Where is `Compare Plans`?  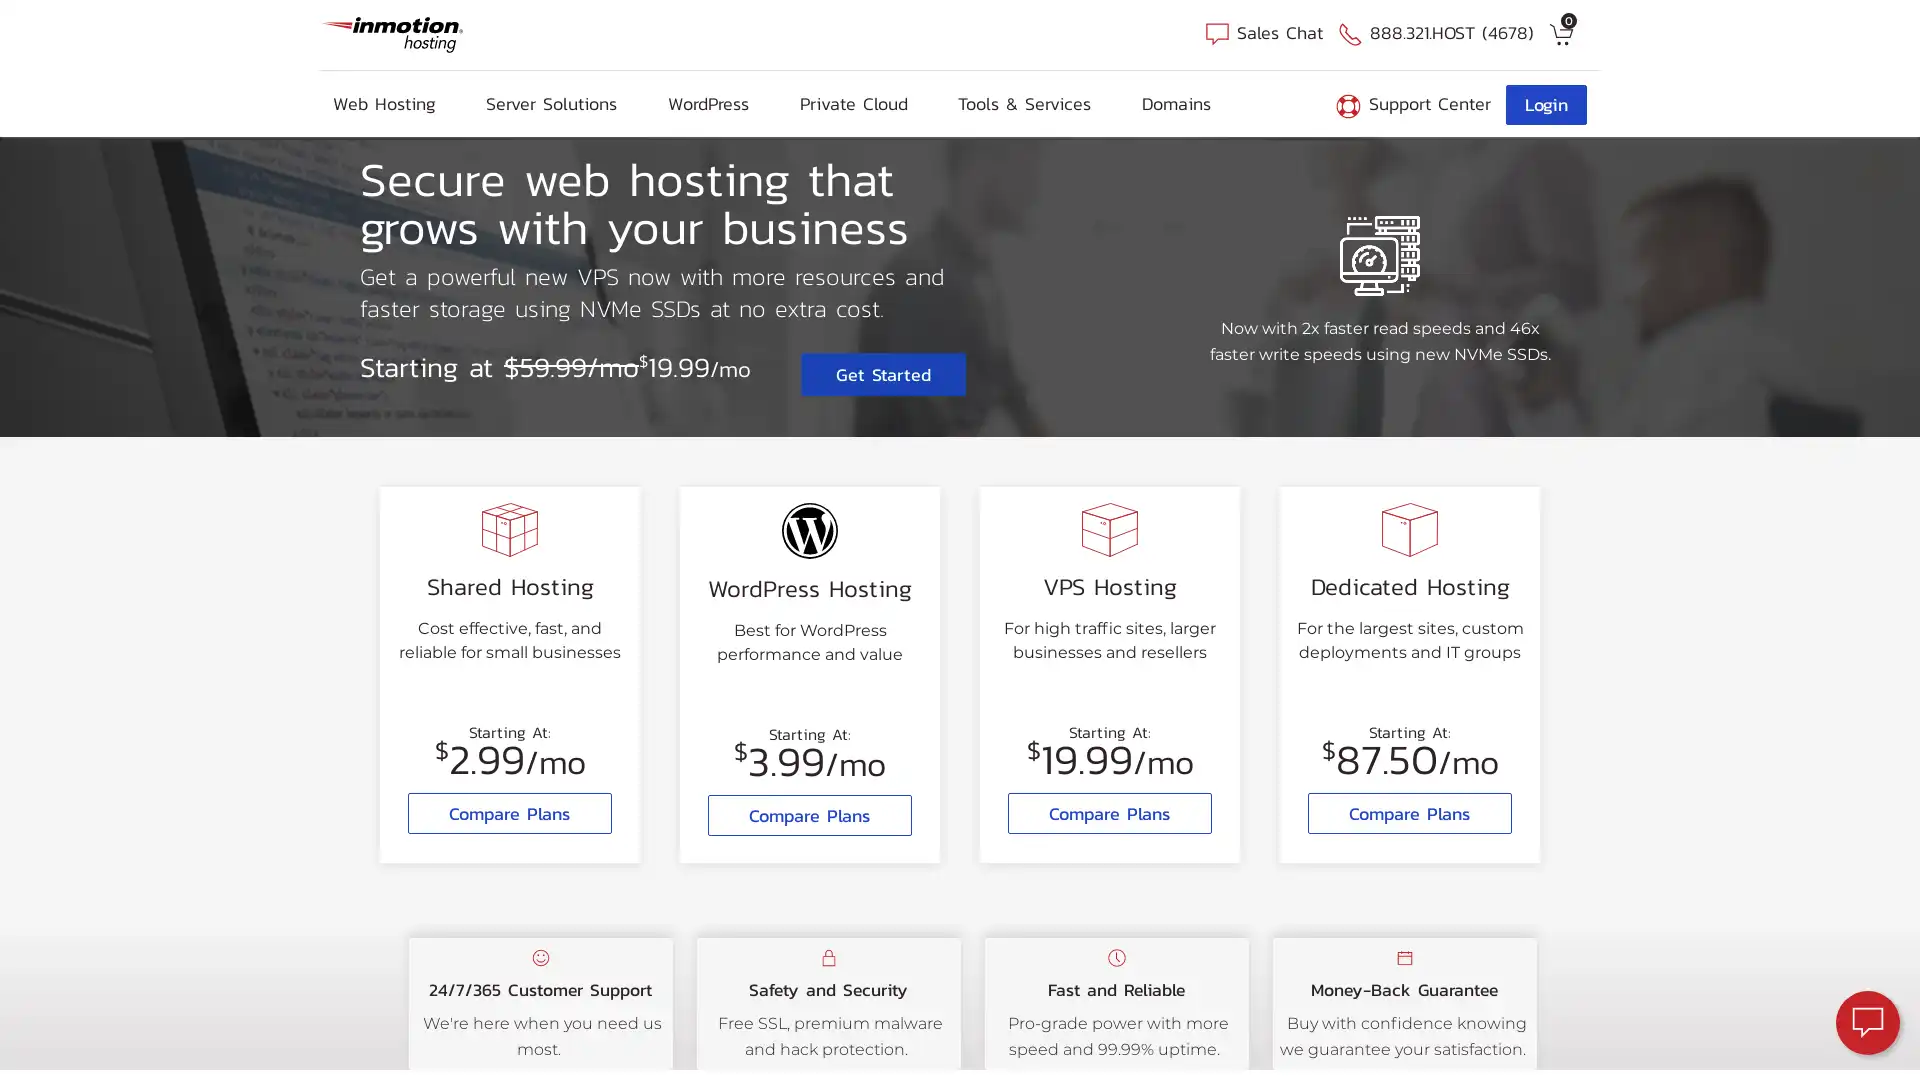 Compare Plans is located at coordinates (509, 813).